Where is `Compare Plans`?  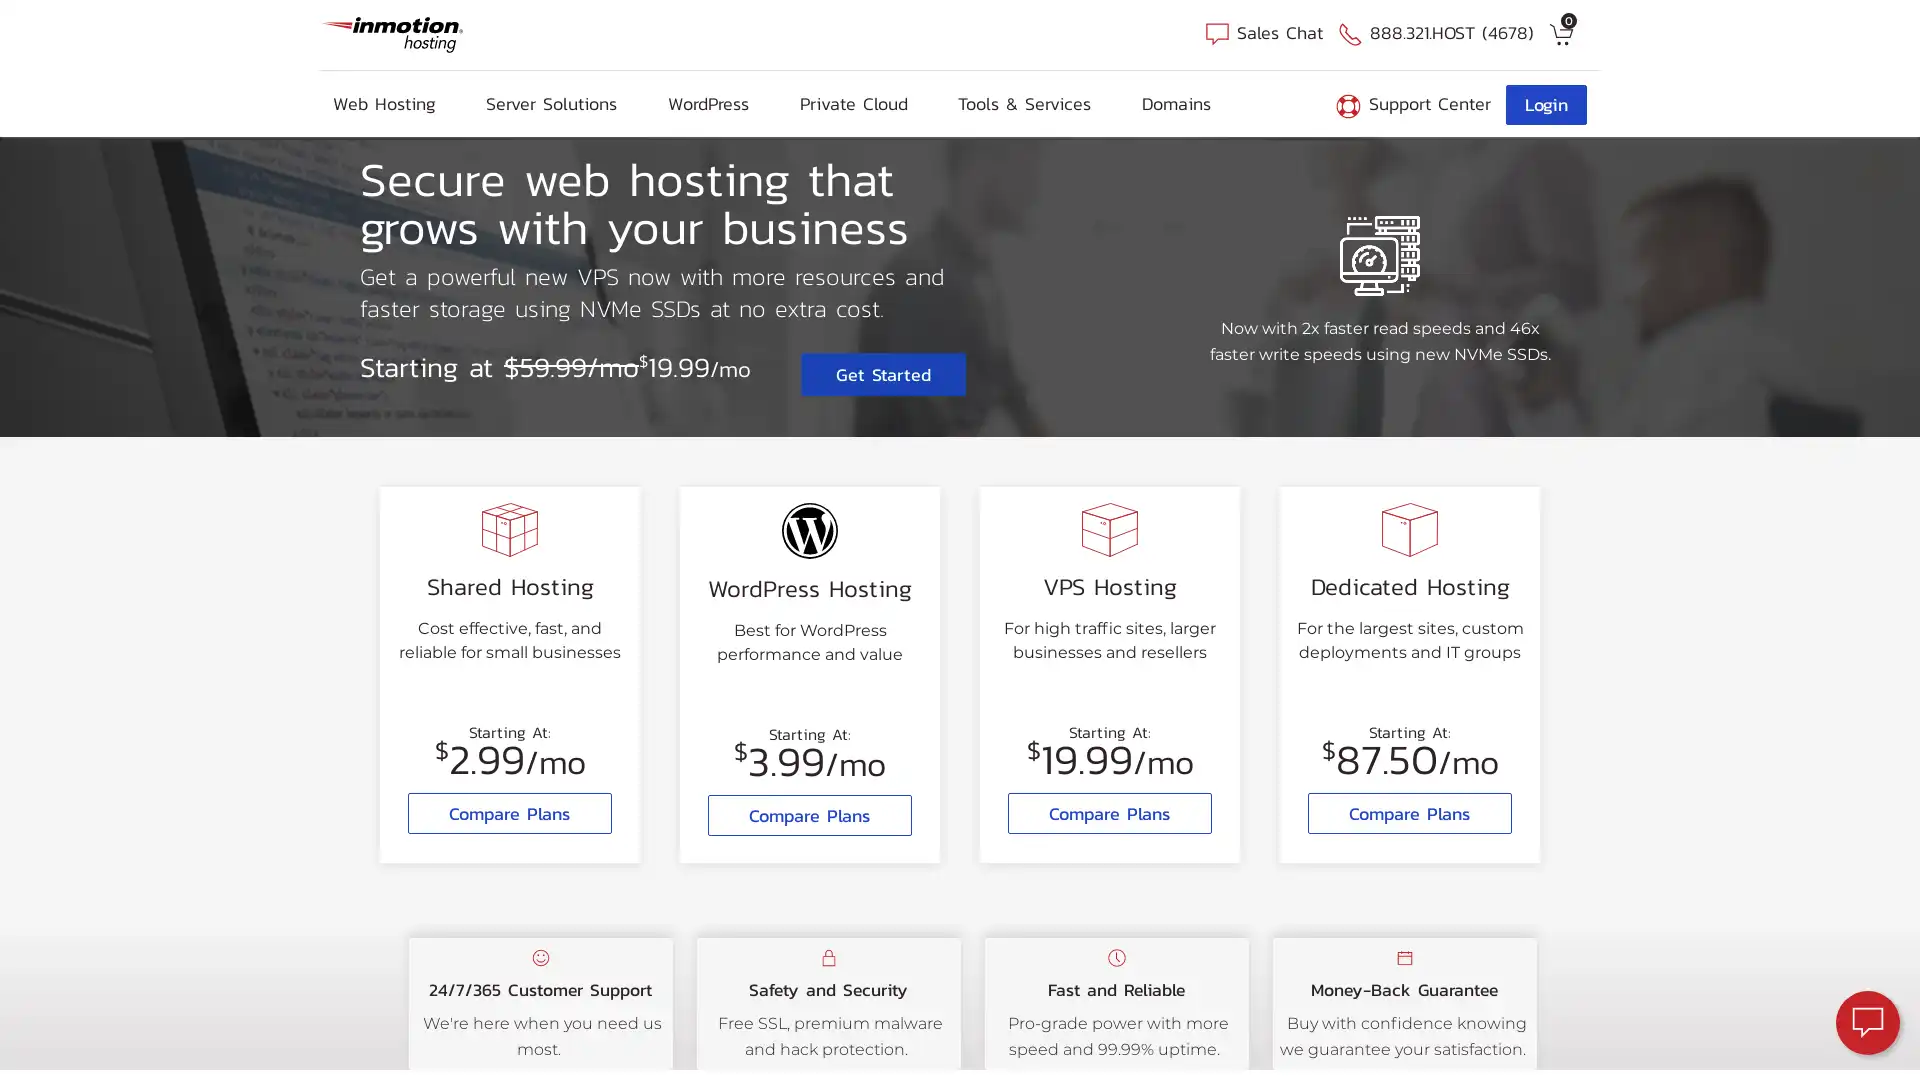 Compare Plans is located at coordinates (509, 813).